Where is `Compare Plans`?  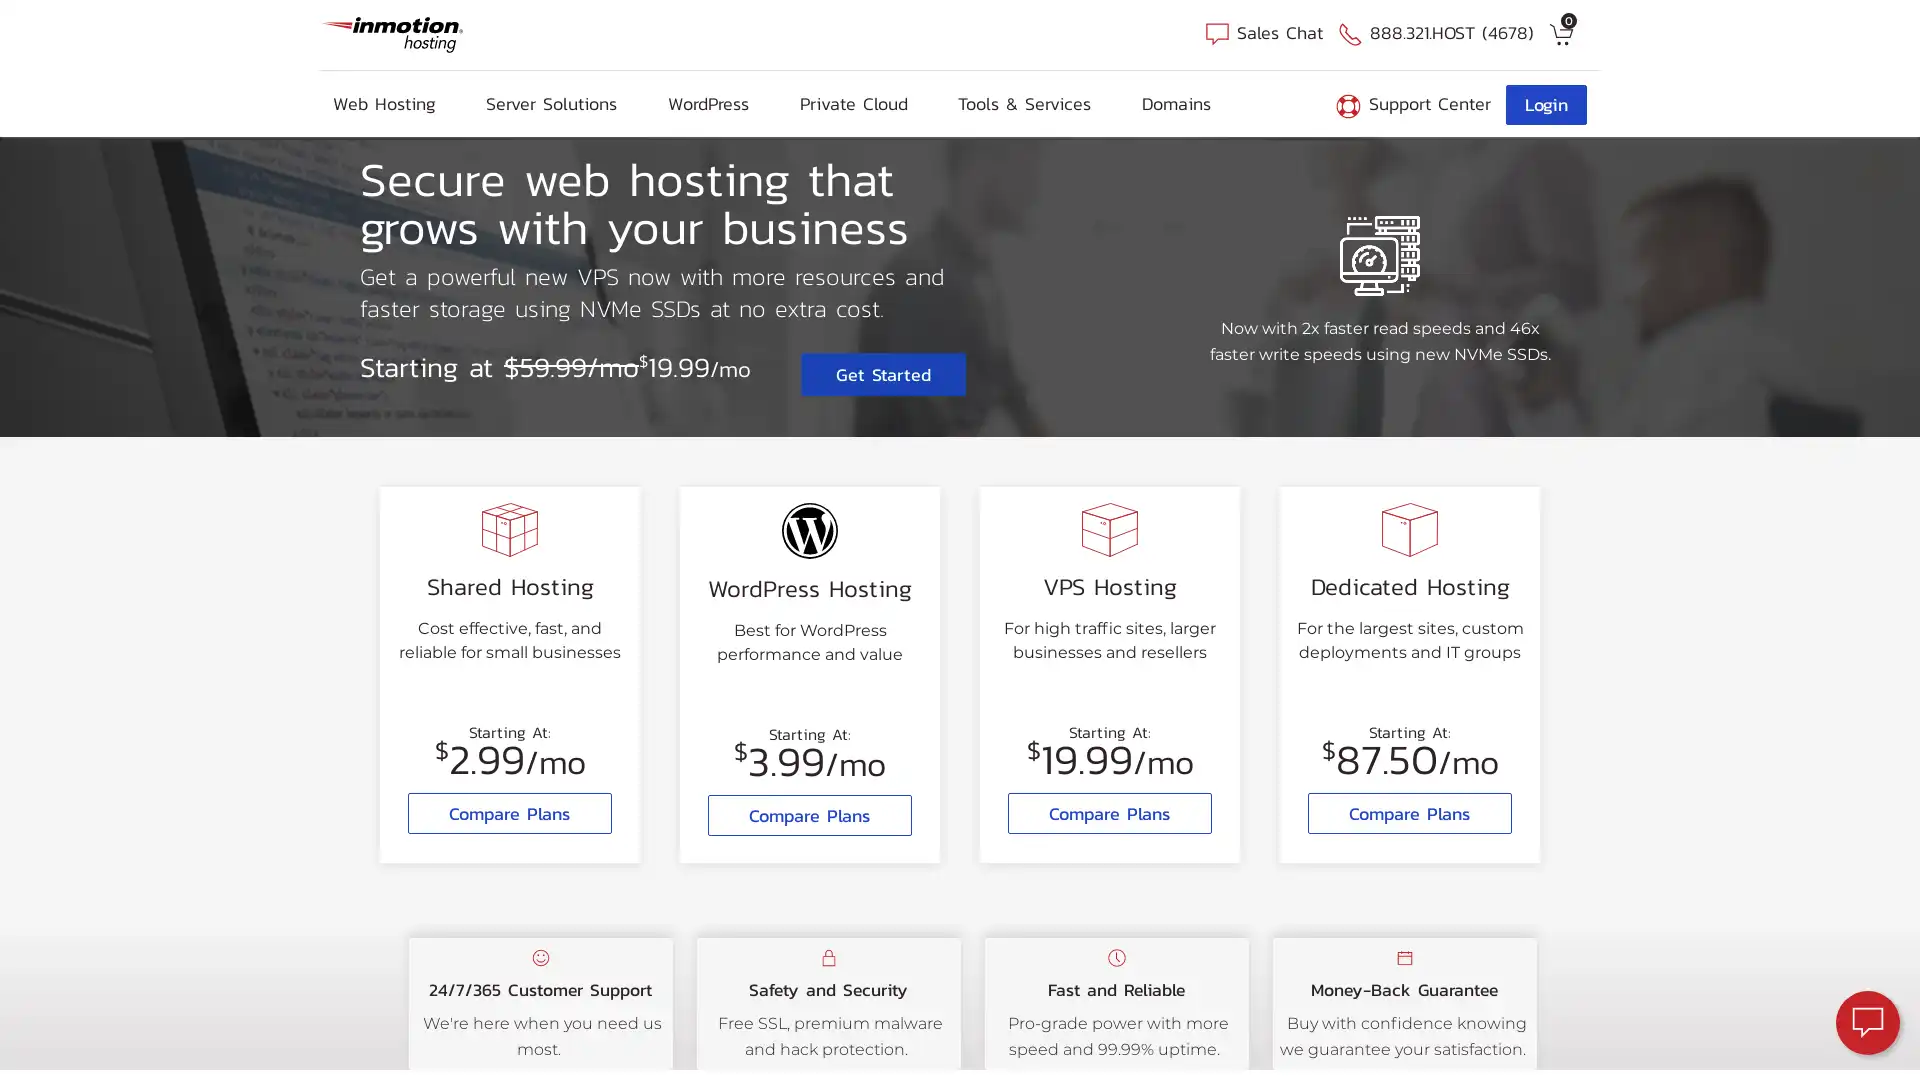 Compare Plans is located at coordinates (509, 813).